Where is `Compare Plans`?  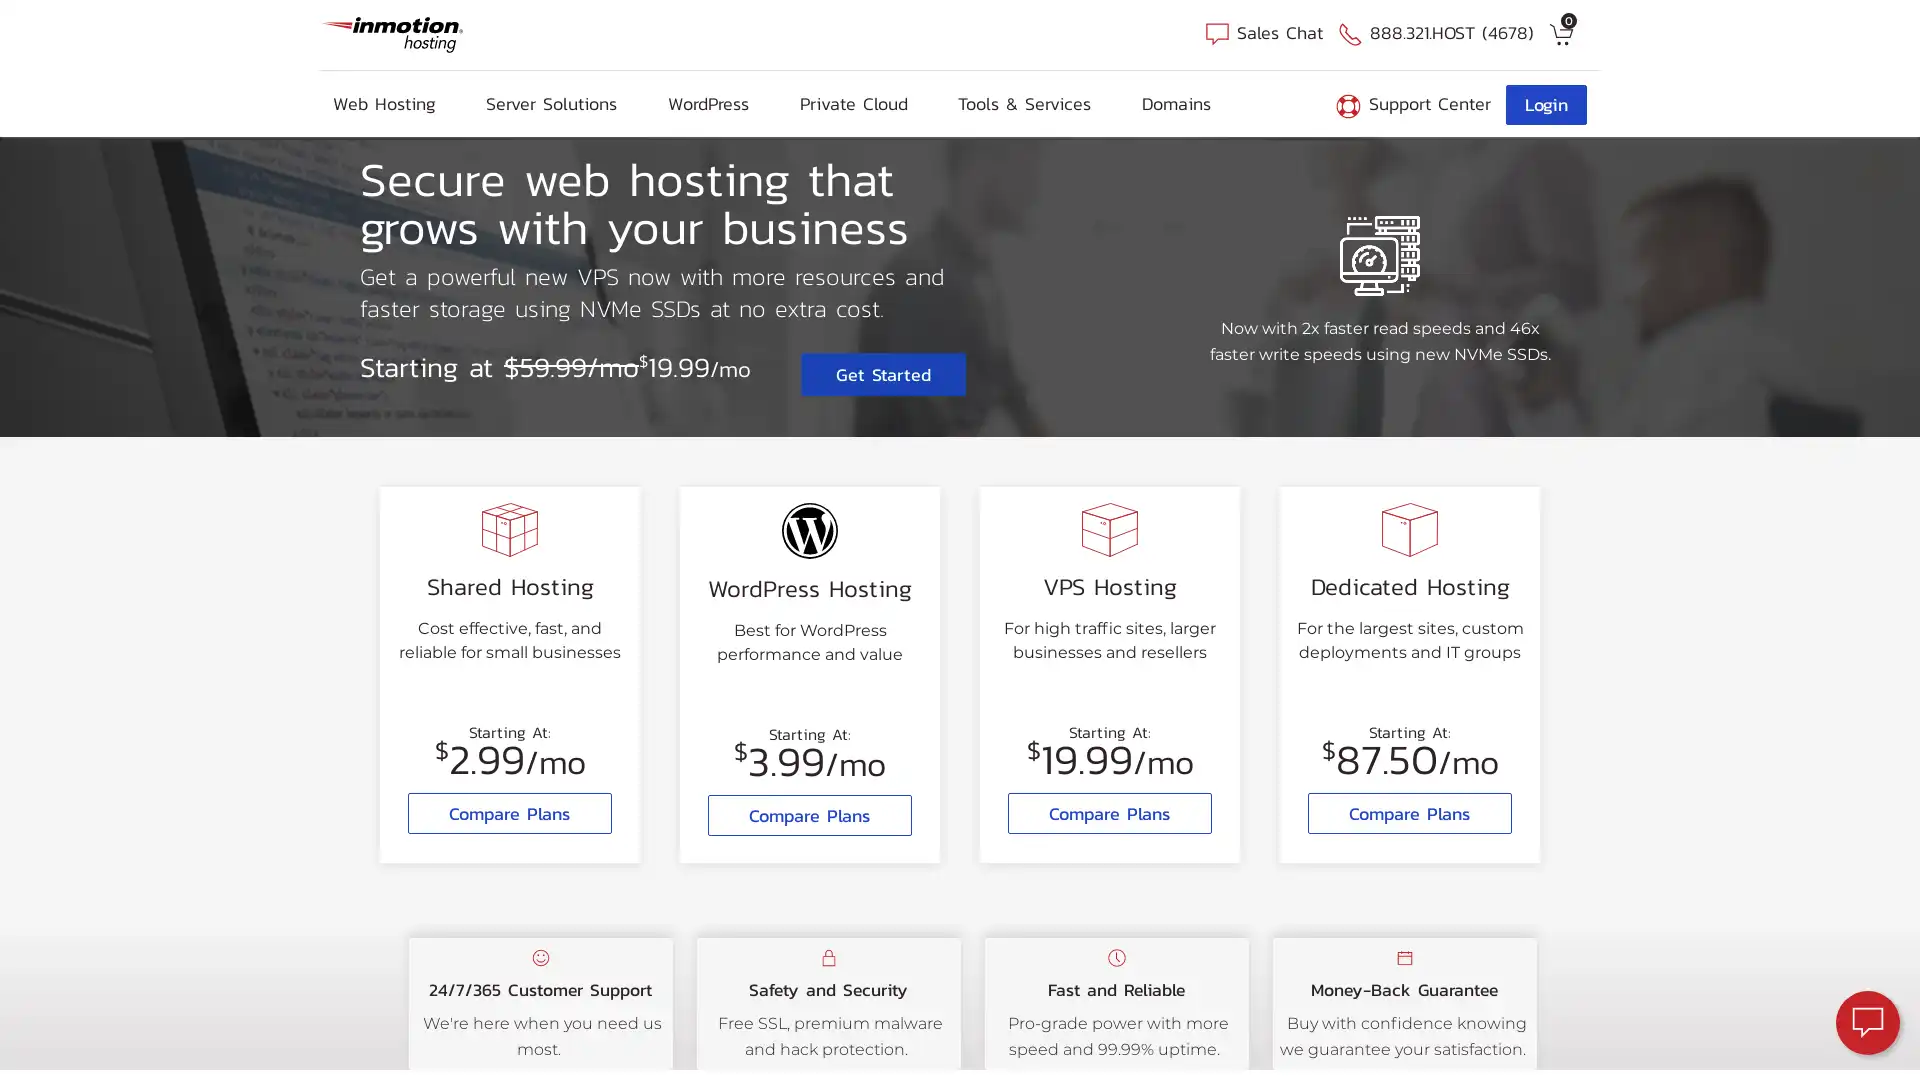 Compare Plans is located at coordinates (509, 813).